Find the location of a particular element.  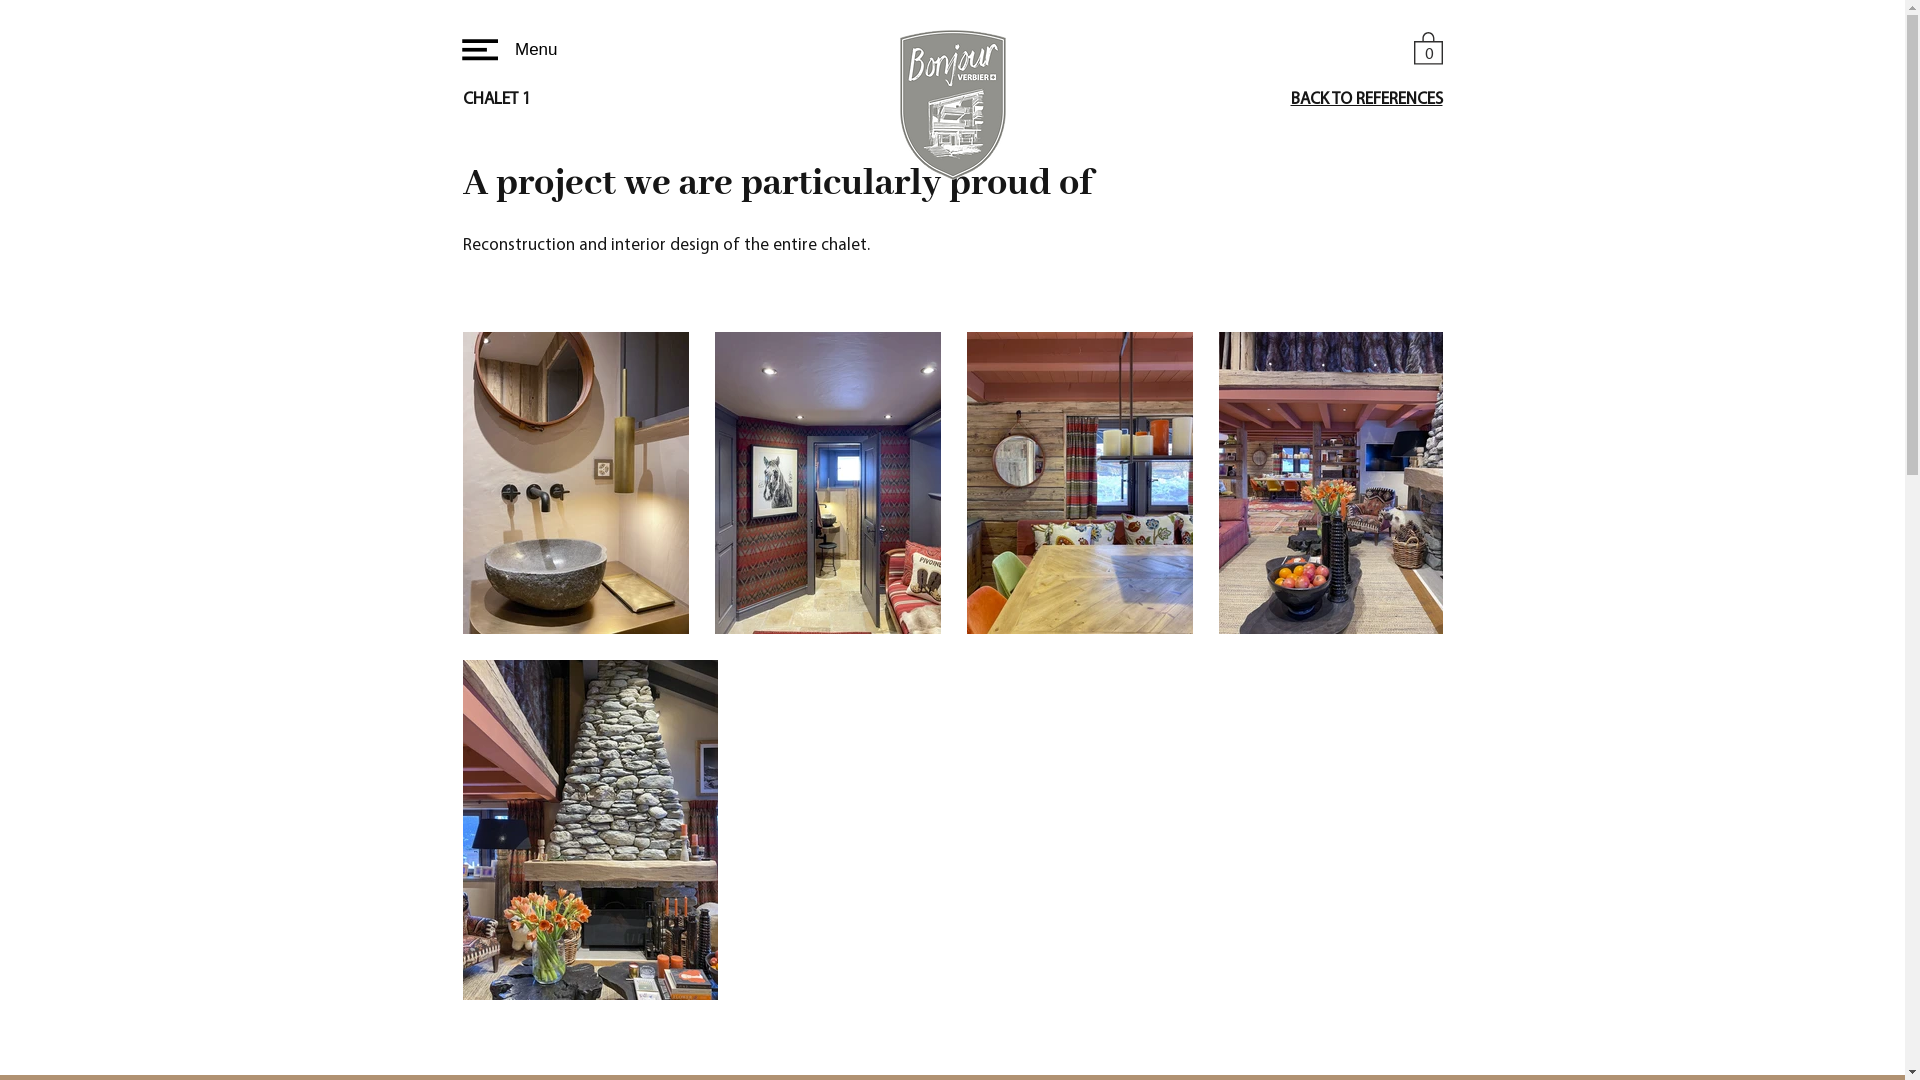

'Logo_BVIDS.png' is located at coordinates (952, 104).